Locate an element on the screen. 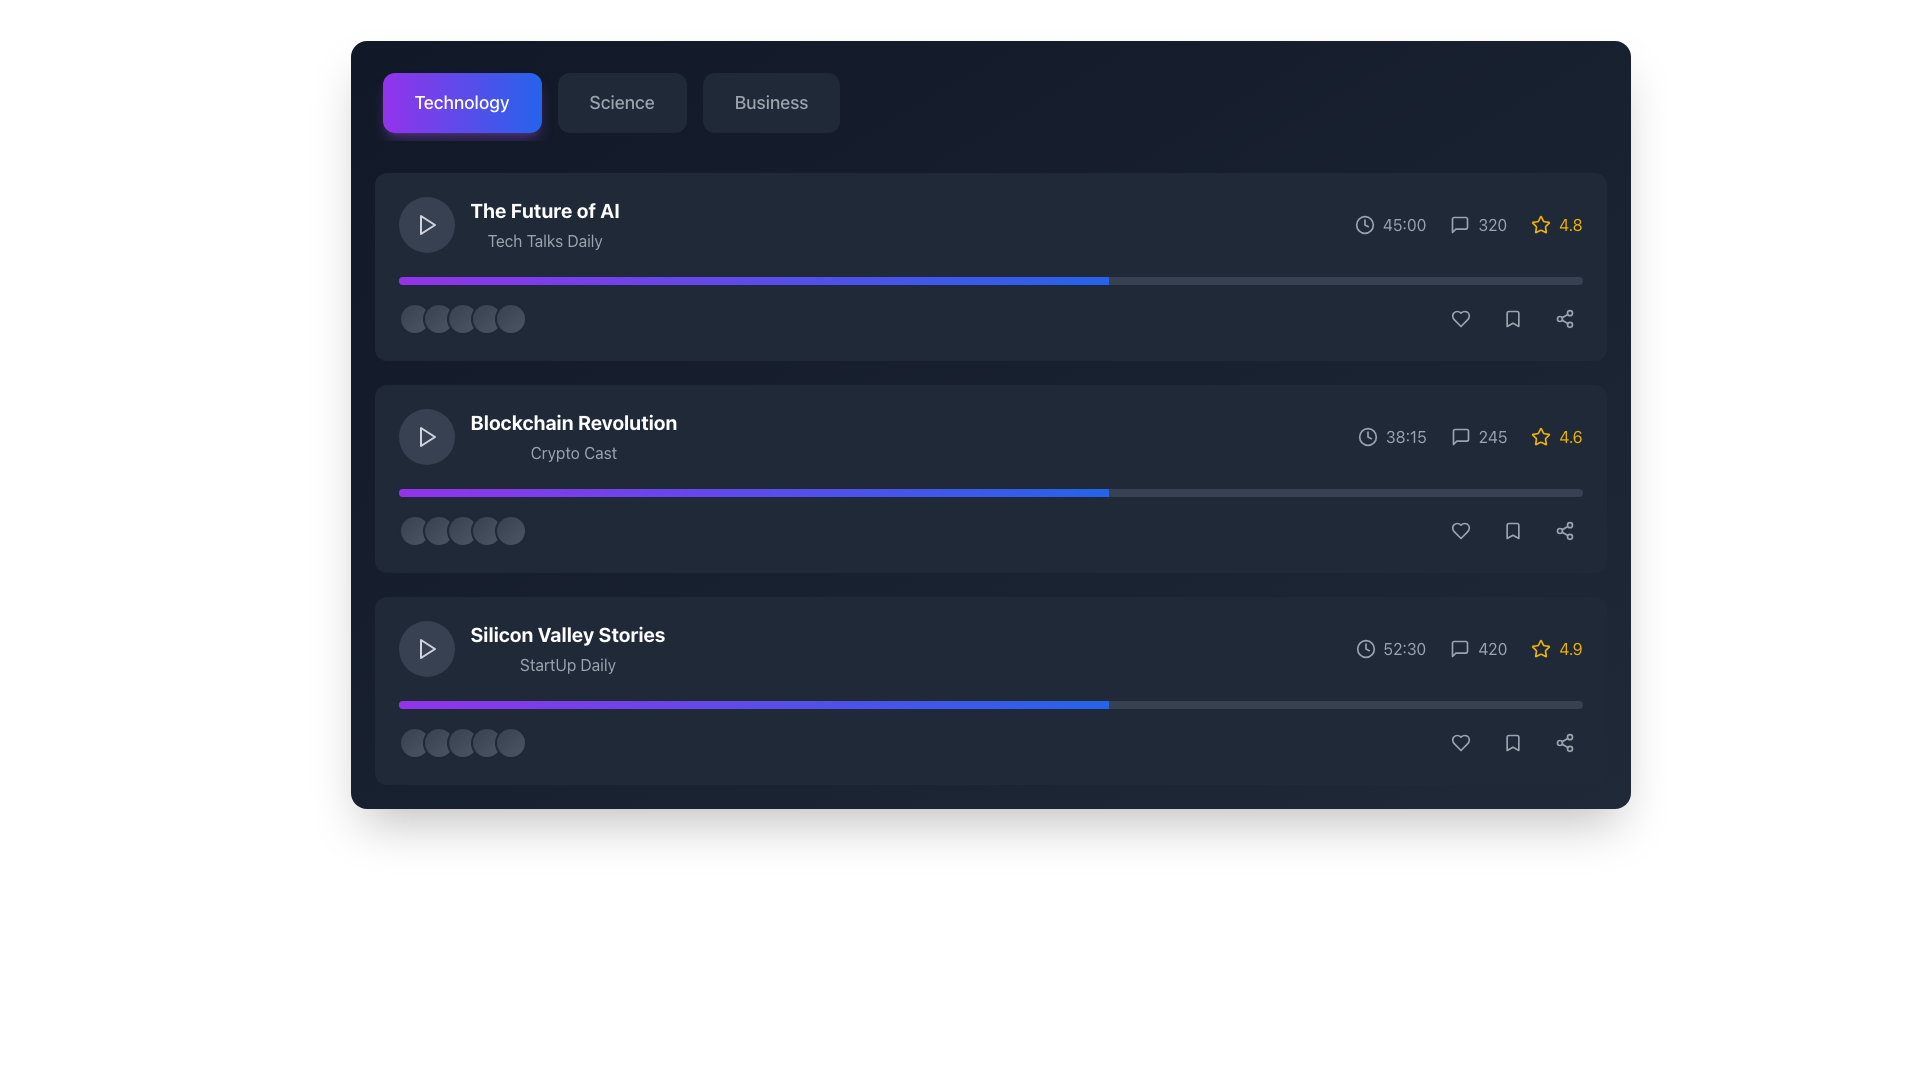 This screenshot has height=1080, width=1920. text label that provides the title and description of the first podcast or video entry in the 'Technology' category is located at coordinates (545, 224).